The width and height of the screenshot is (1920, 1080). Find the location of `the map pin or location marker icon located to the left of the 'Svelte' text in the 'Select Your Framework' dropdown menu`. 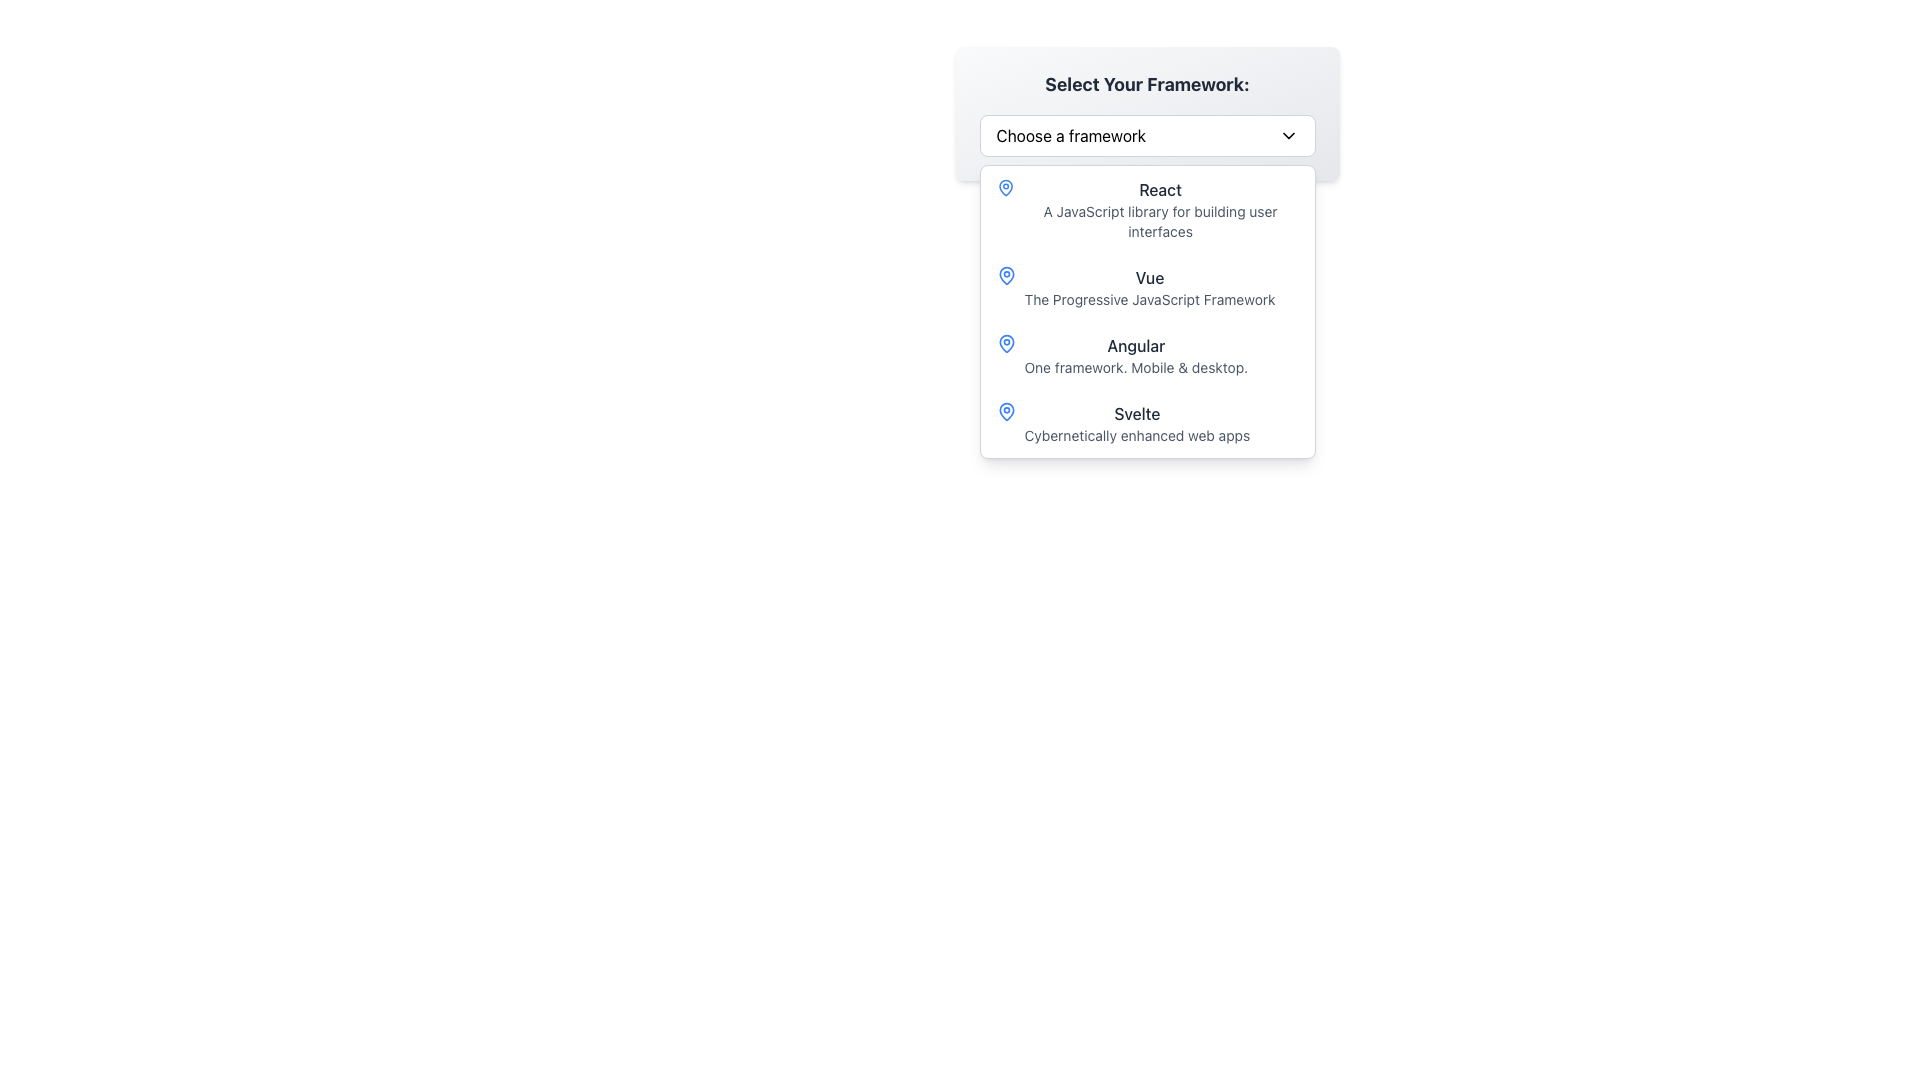

the map pin or location marker icon located to the left of the 'Svelte' text in the 'Select Your Framework' dropdown menu is located at coordinates (1006, 411).